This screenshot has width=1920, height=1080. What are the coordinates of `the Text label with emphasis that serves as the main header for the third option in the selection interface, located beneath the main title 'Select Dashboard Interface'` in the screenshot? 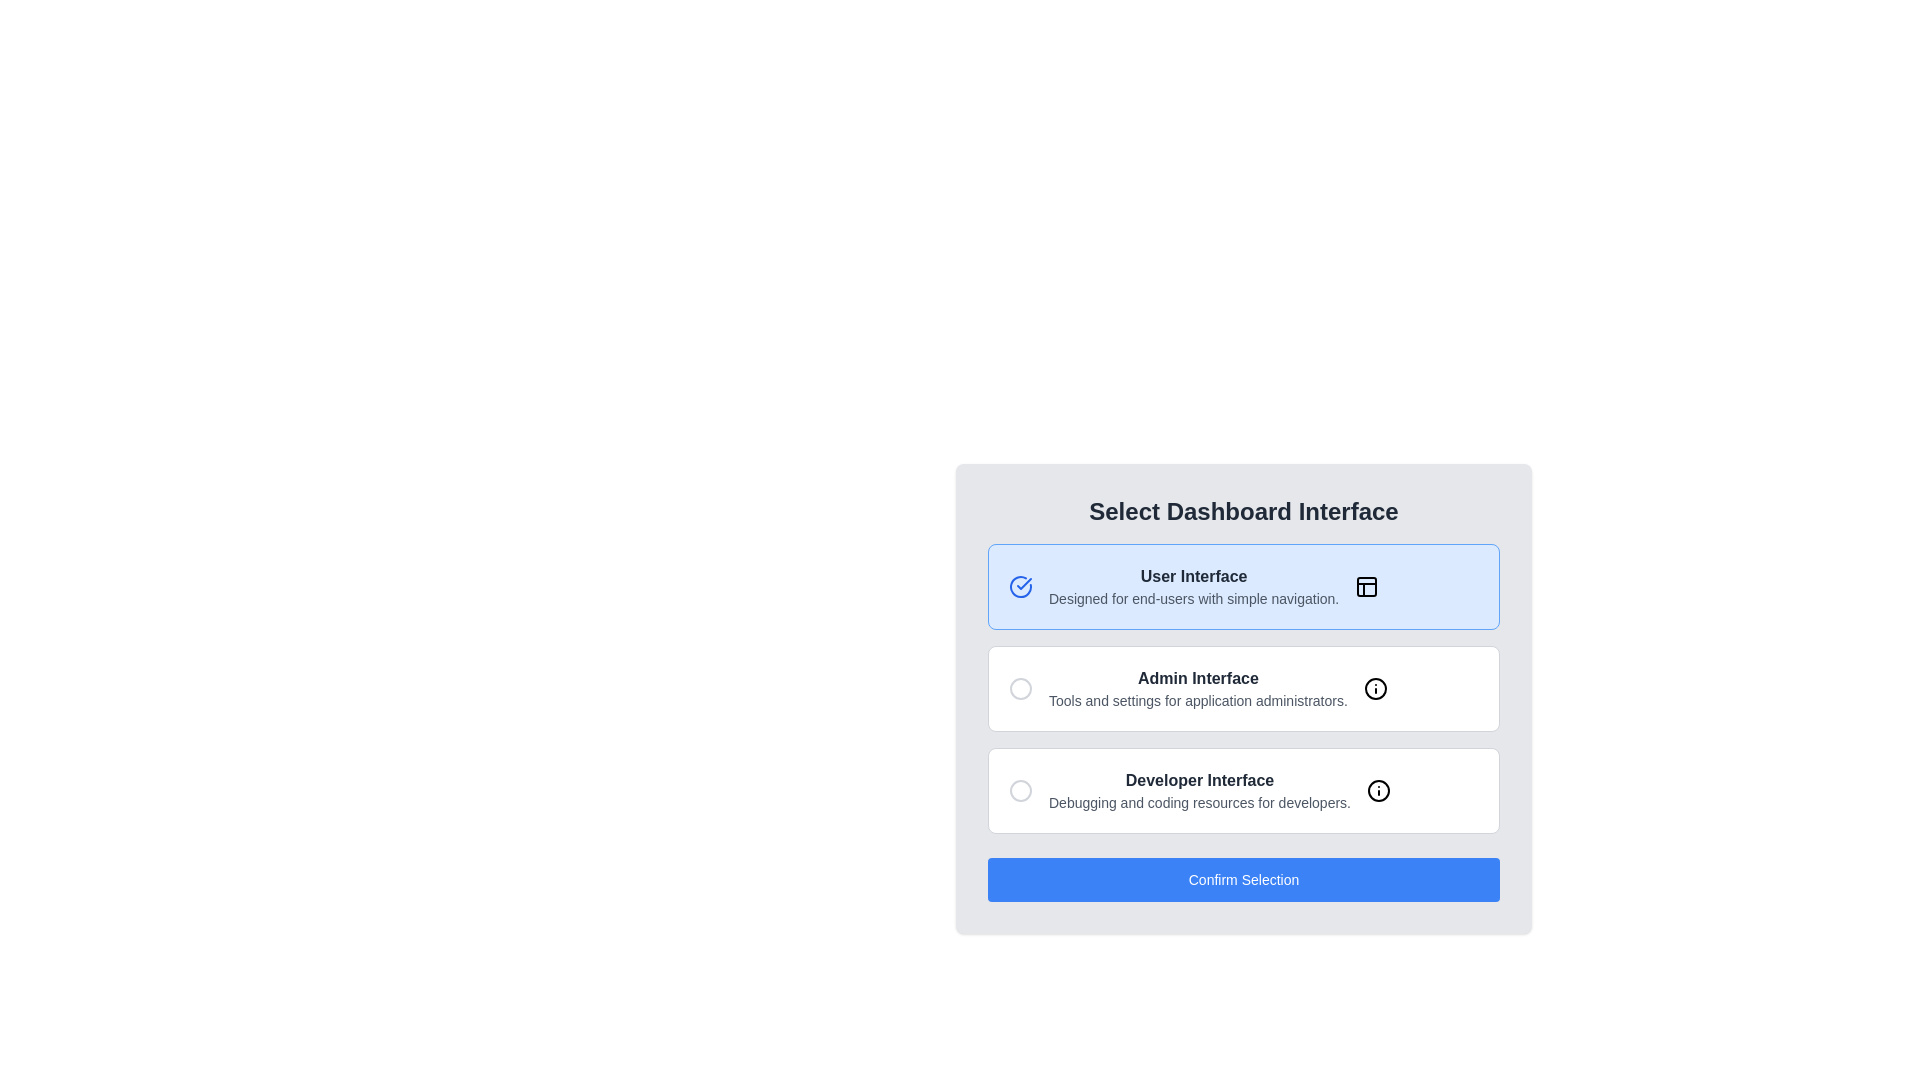 It's located at (1200, 779).